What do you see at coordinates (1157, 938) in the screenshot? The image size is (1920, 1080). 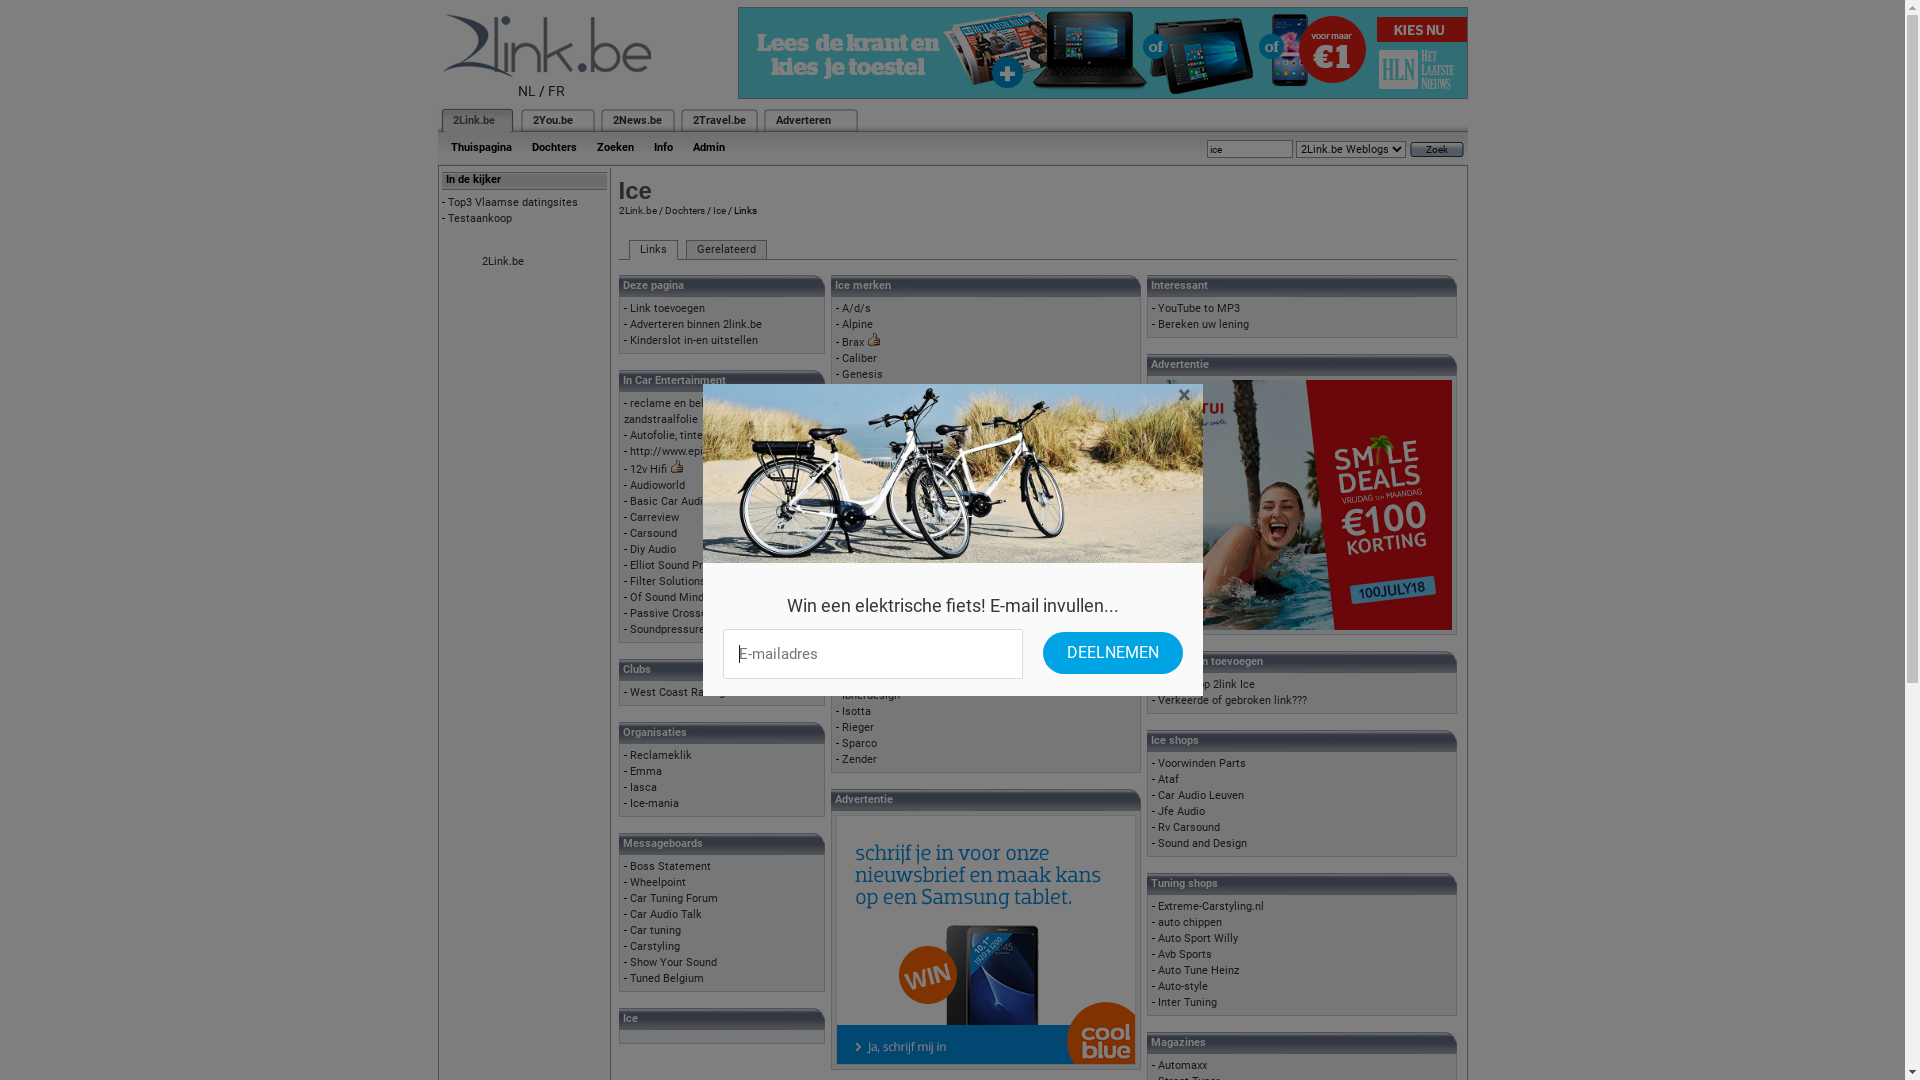 I see `'Auto Sport Willy'` at bounding box center [1157, 938].